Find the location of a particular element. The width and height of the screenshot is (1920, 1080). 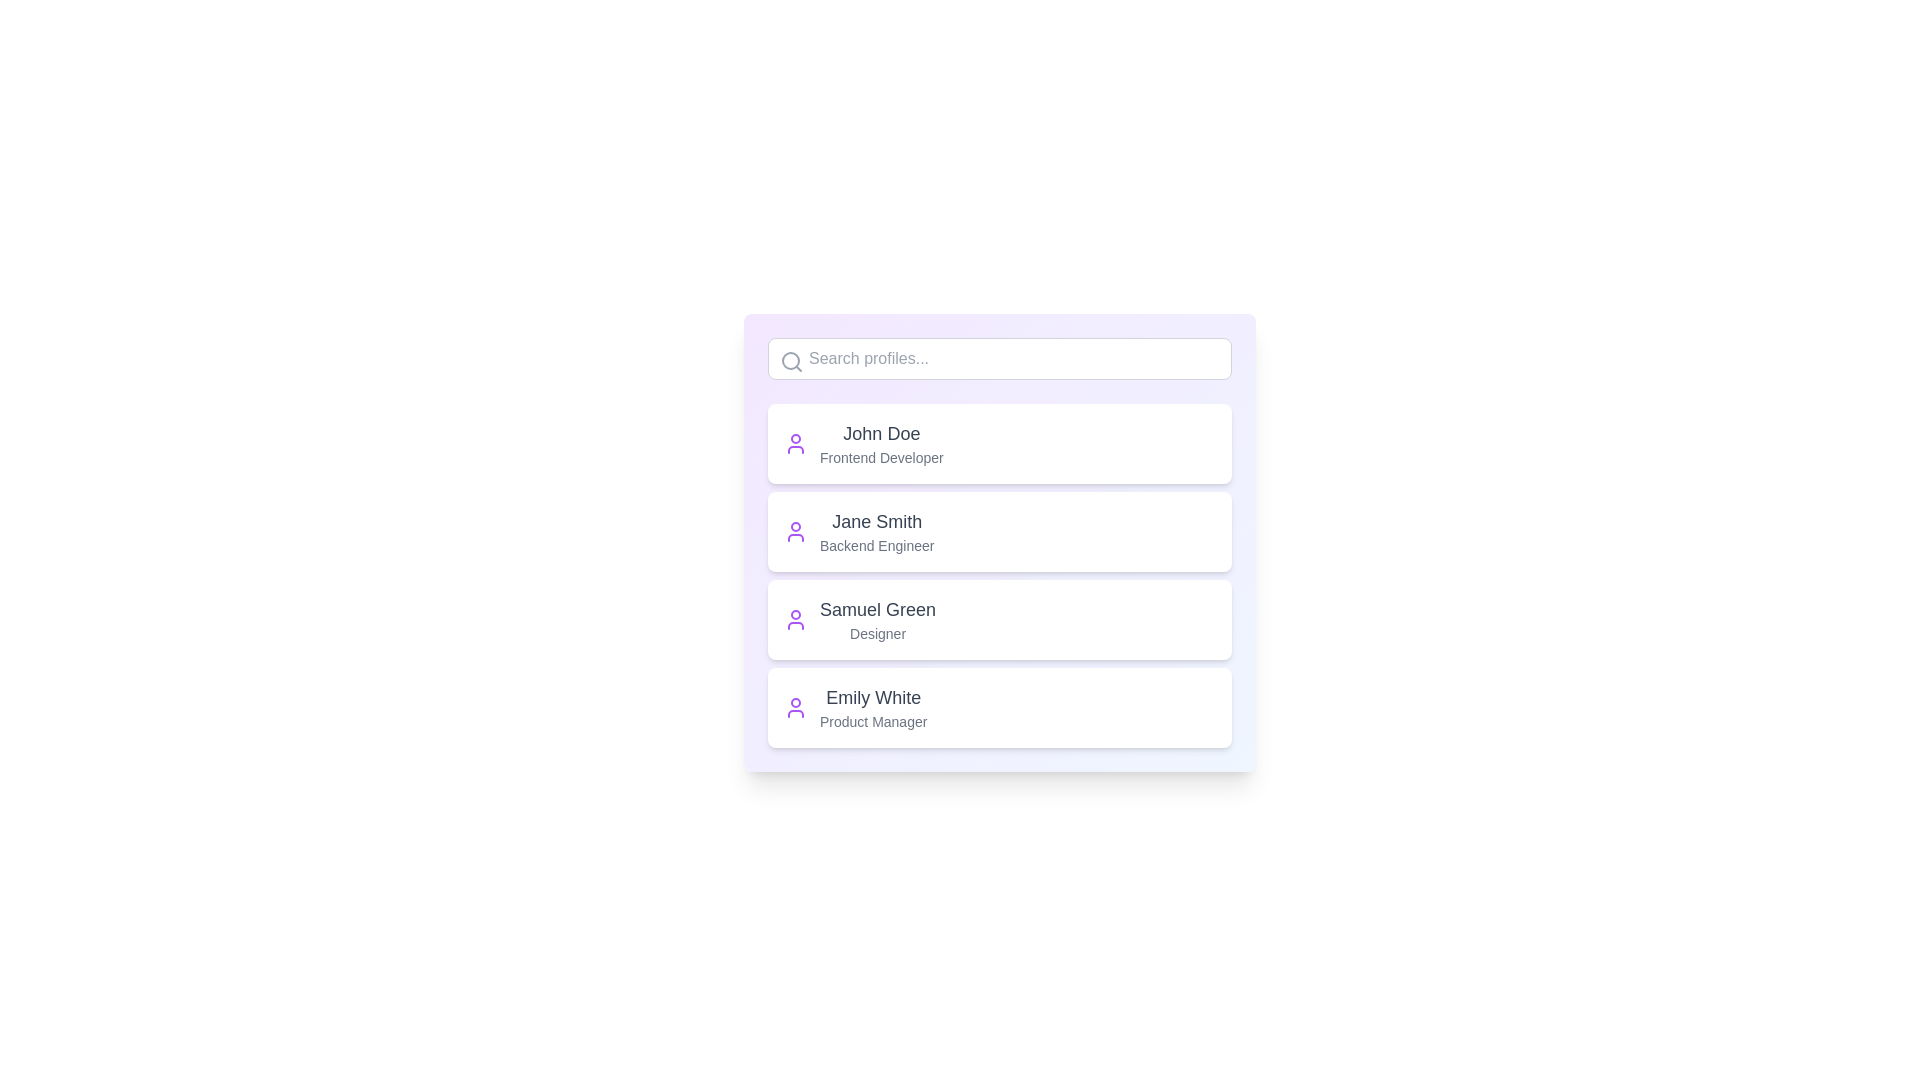

the profile icon representing 'Emily White, Product Manager' to associate it with the adjacent texts is located at coordinates (795, 707).